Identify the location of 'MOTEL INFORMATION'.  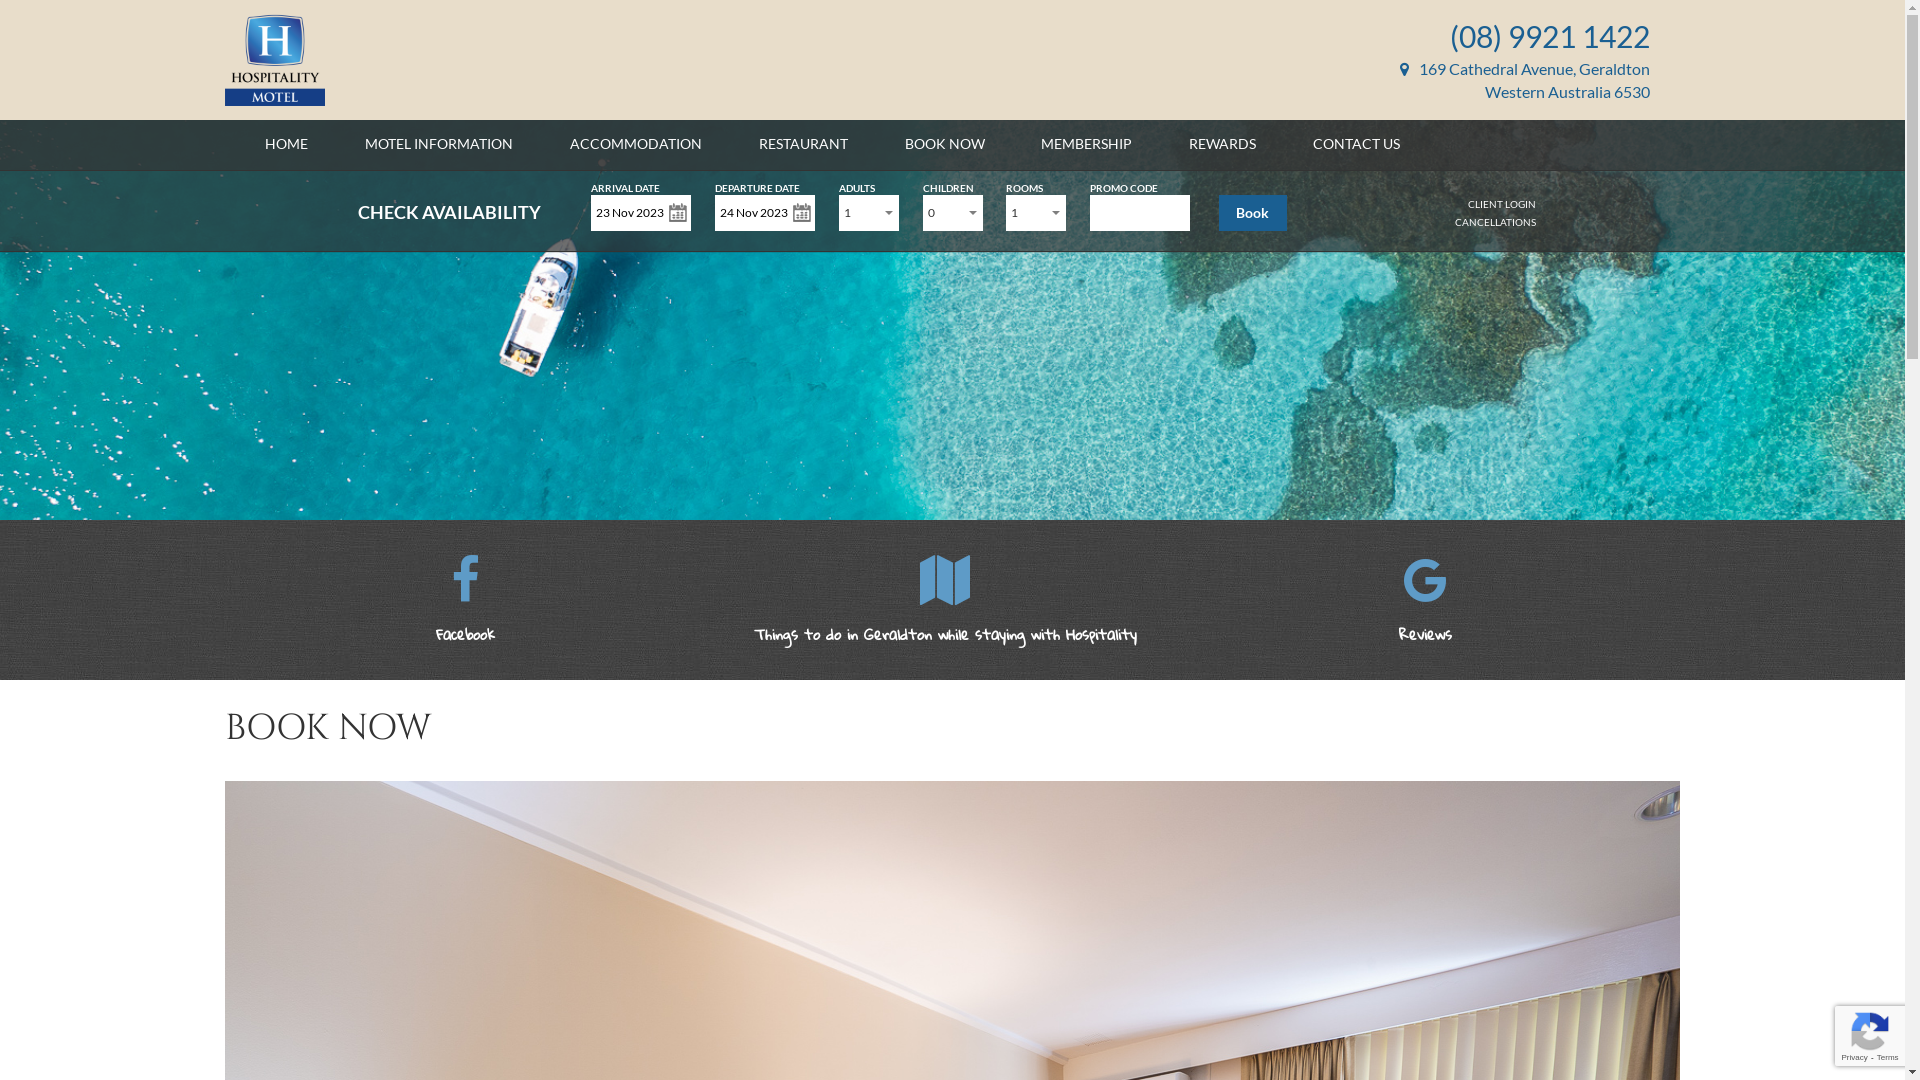
(437, 142).